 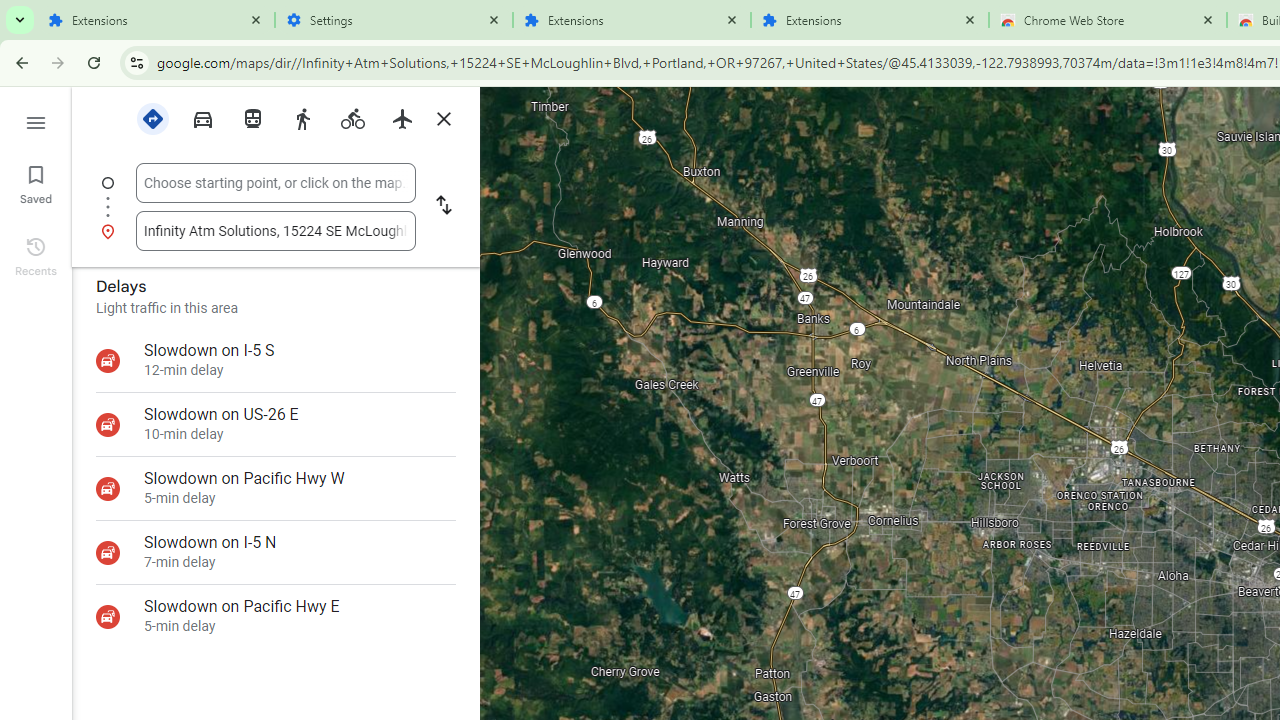 I want to click on 'Flights', so click(x=401, y=119).